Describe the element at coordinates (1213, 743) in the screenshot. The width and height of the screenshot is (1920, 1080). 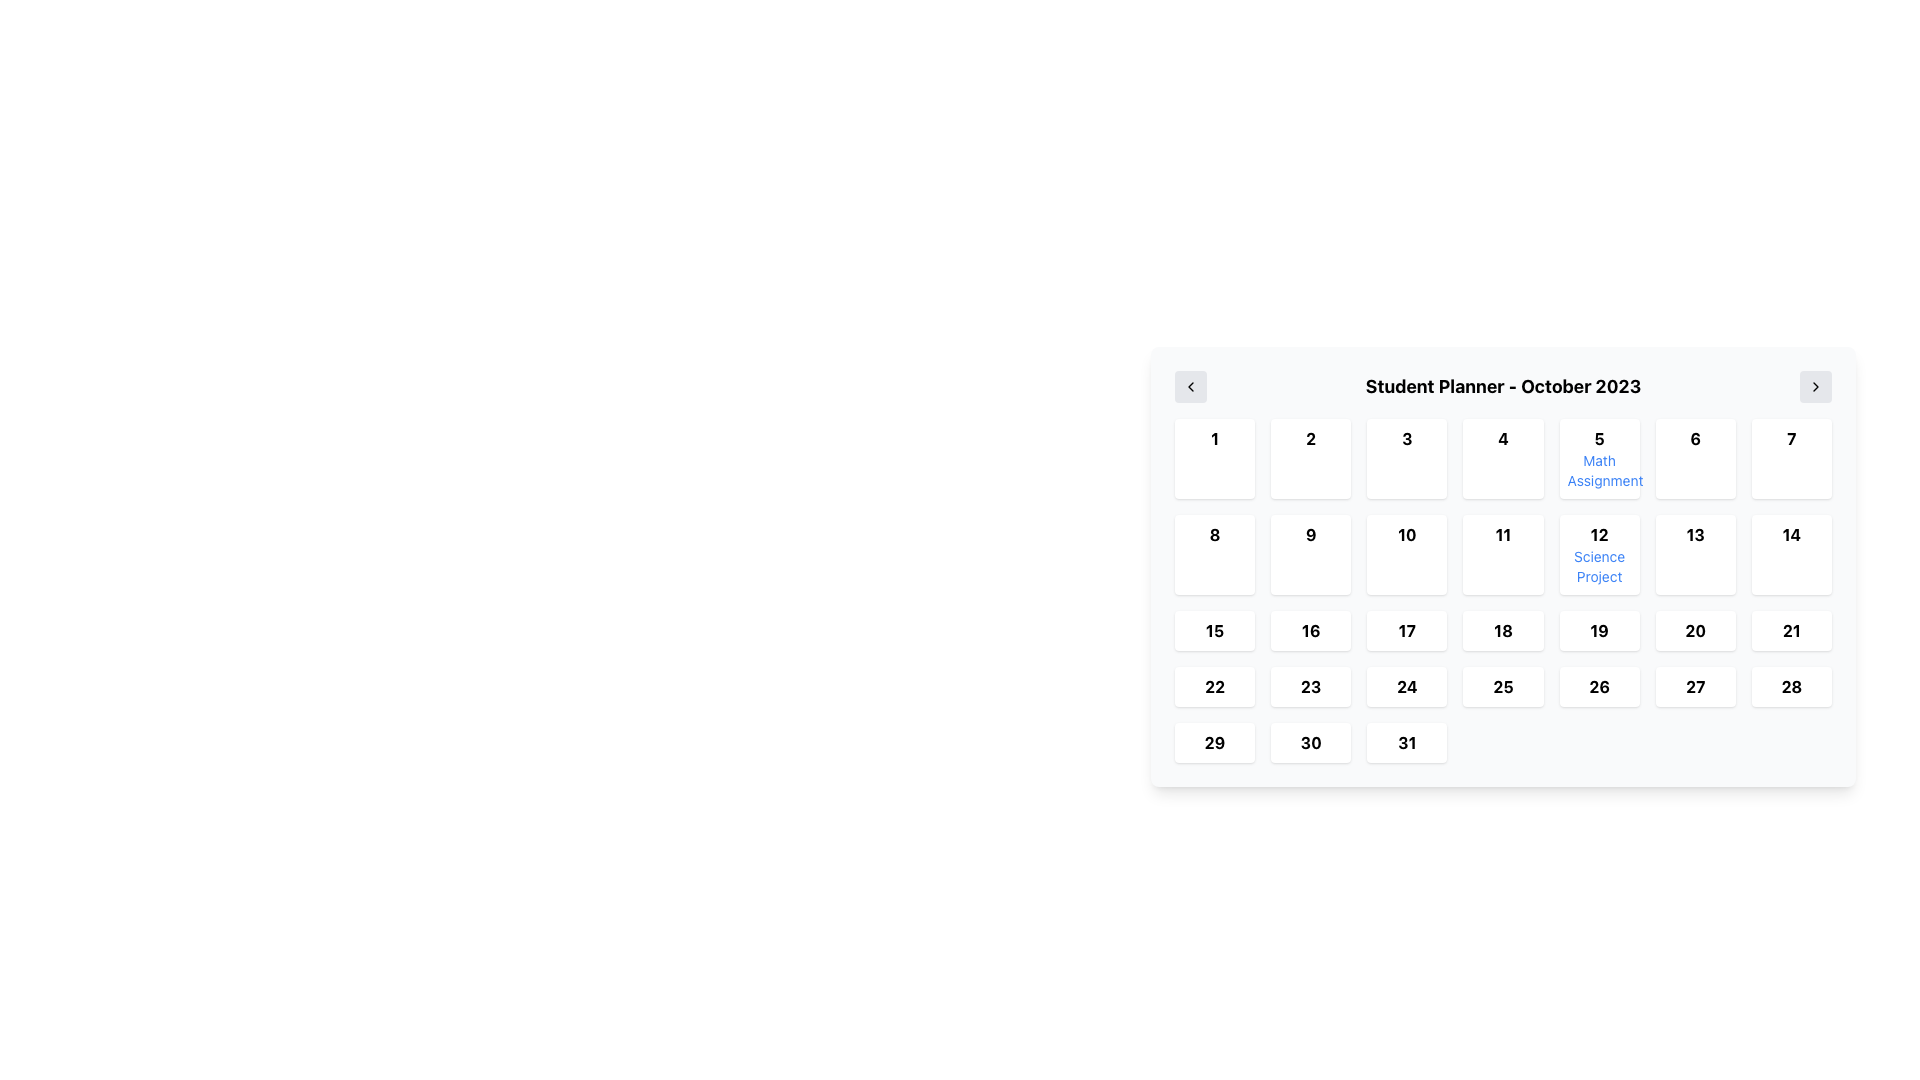
I see `the calendar day cell representing the 29th day` at that location.